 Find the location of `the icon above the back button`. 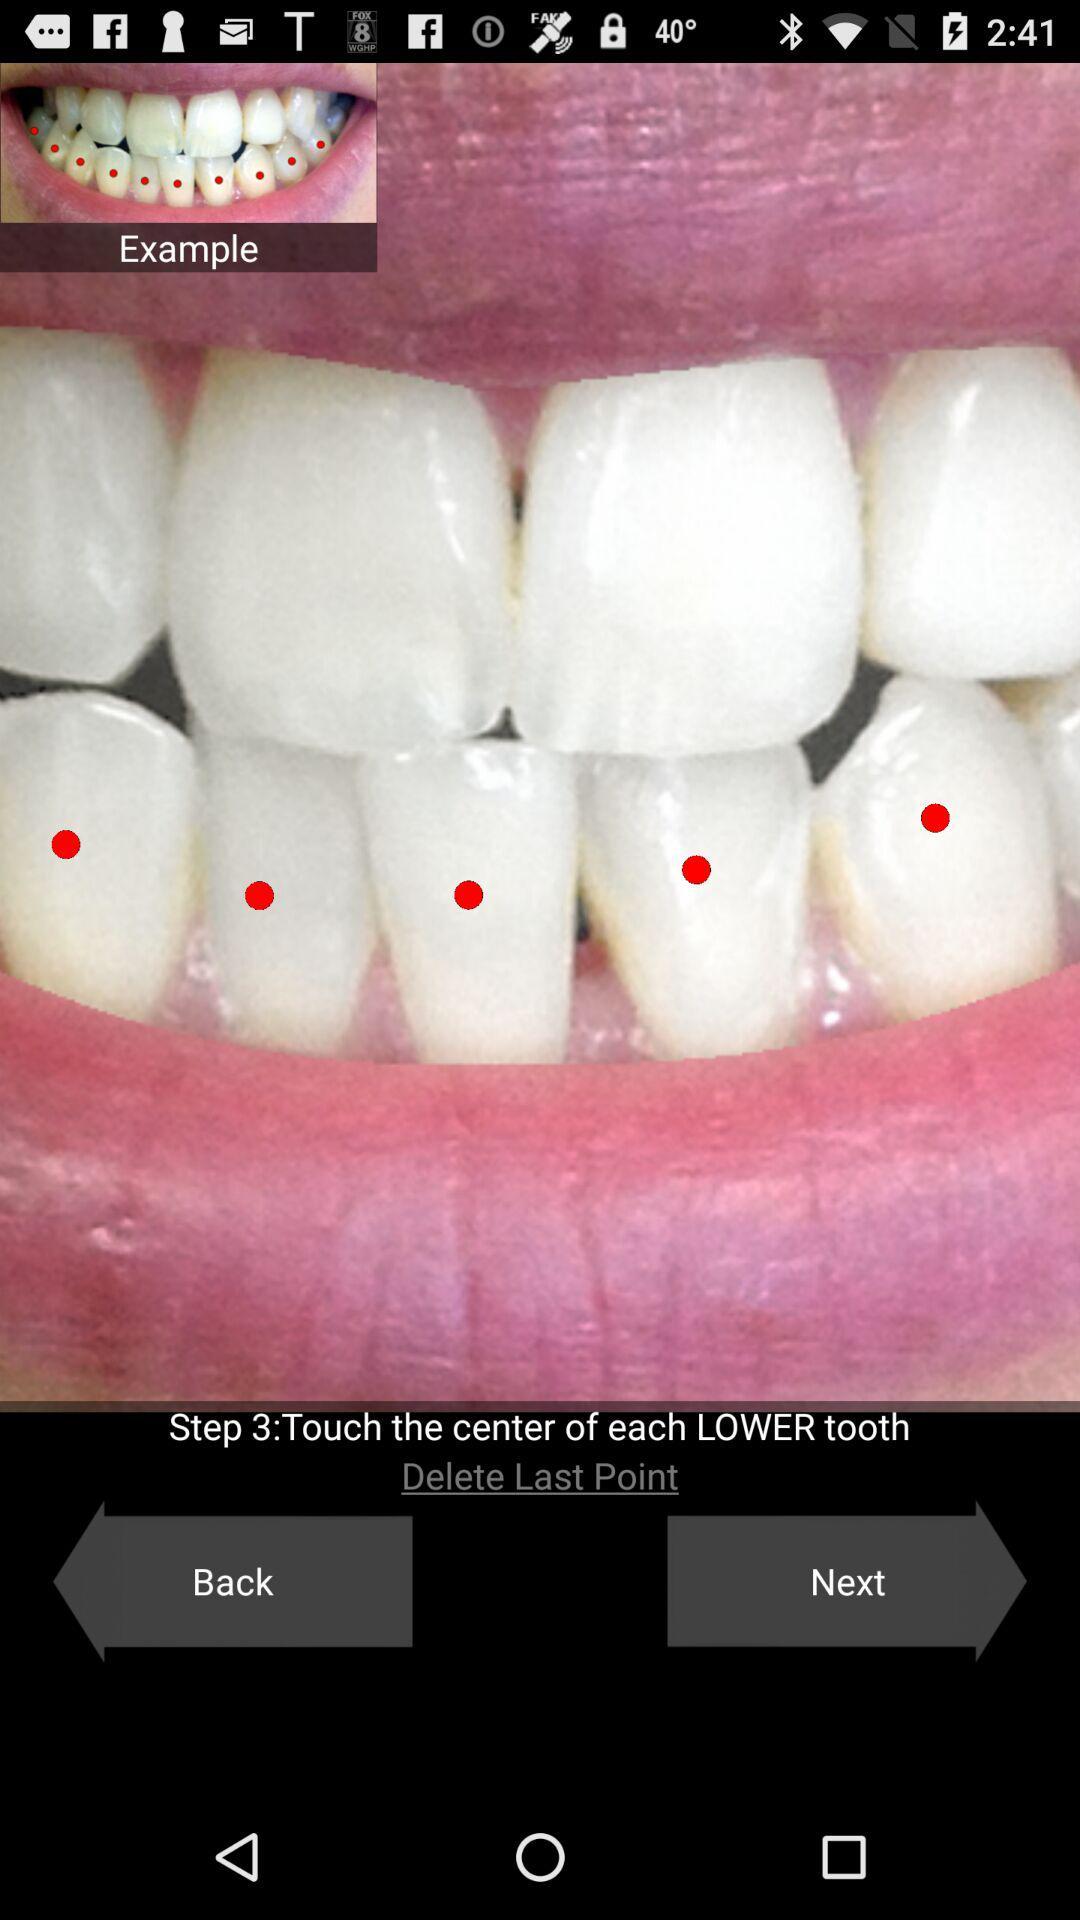

the icon above the back button is located at coordinates (540, 1475).